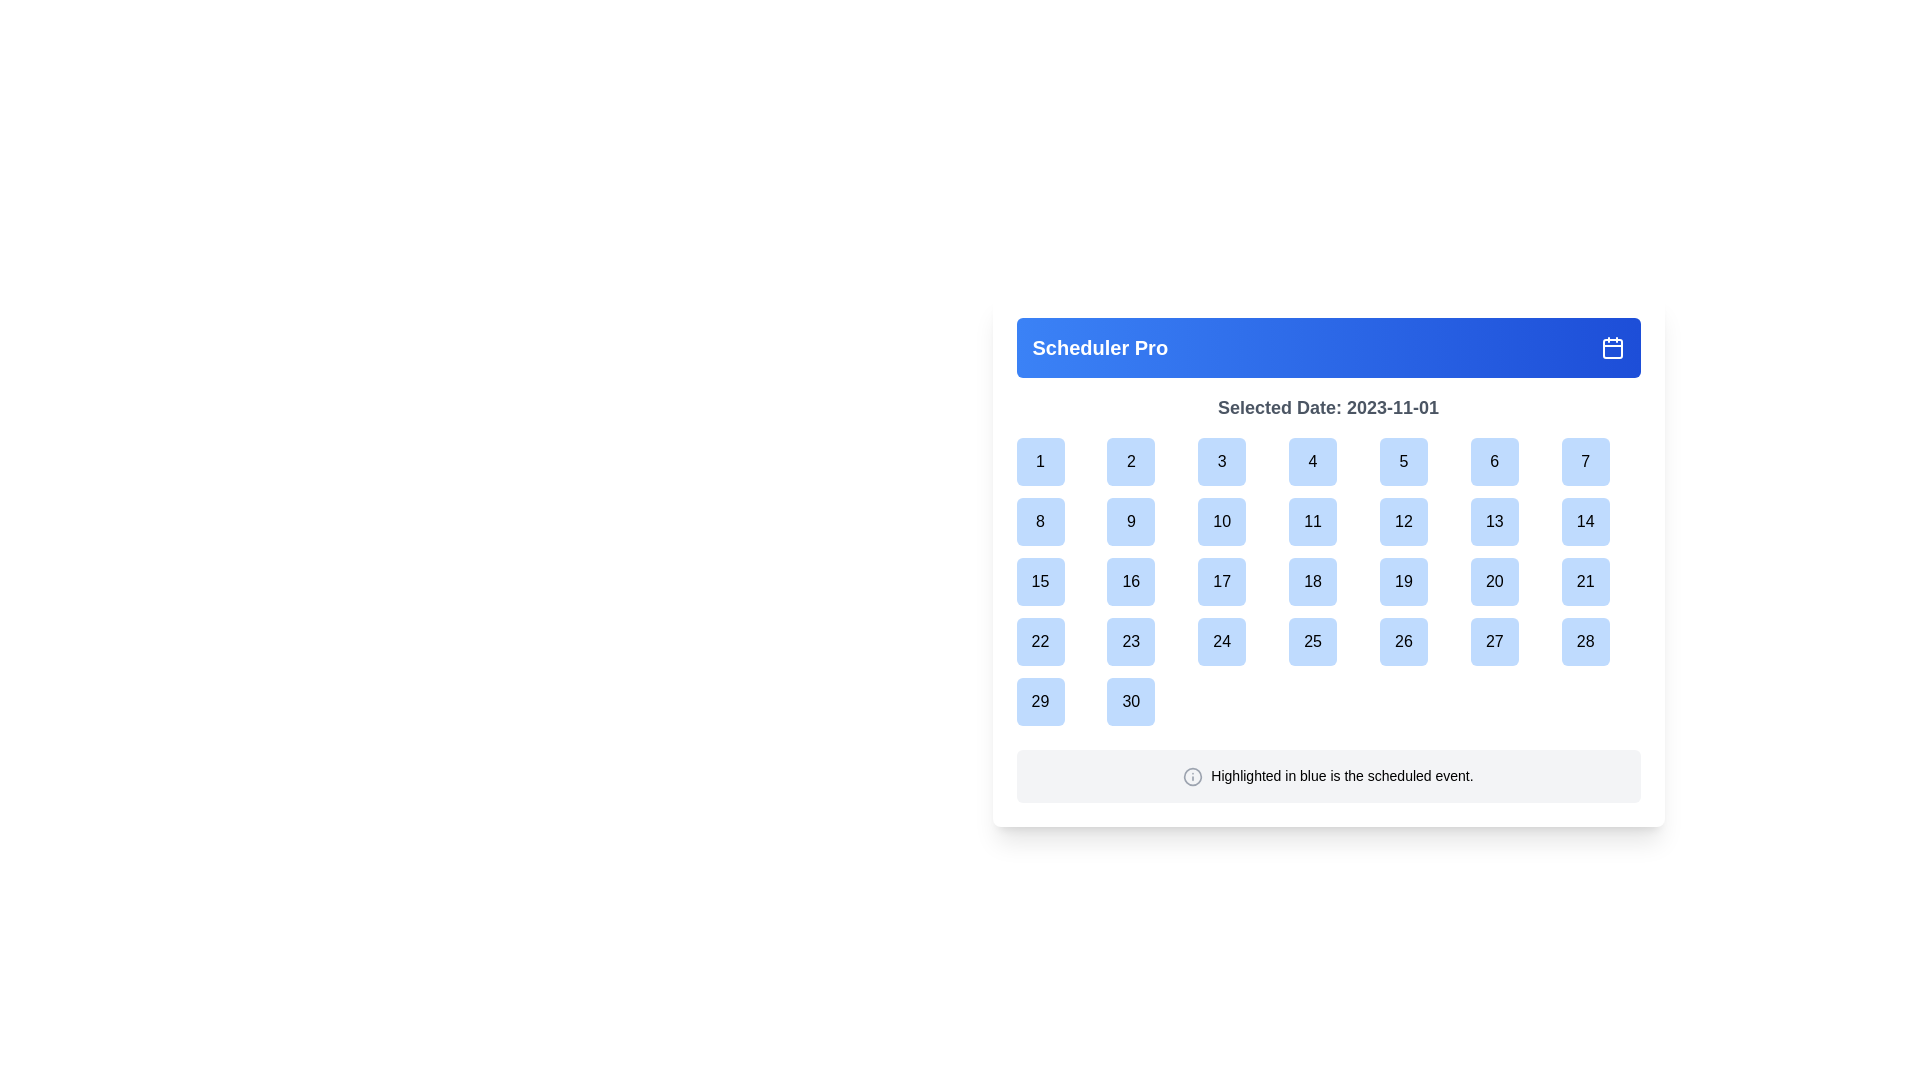  I want to click on the Interactive Date Cell representing the 16th day of the month, so click(1146, 582).